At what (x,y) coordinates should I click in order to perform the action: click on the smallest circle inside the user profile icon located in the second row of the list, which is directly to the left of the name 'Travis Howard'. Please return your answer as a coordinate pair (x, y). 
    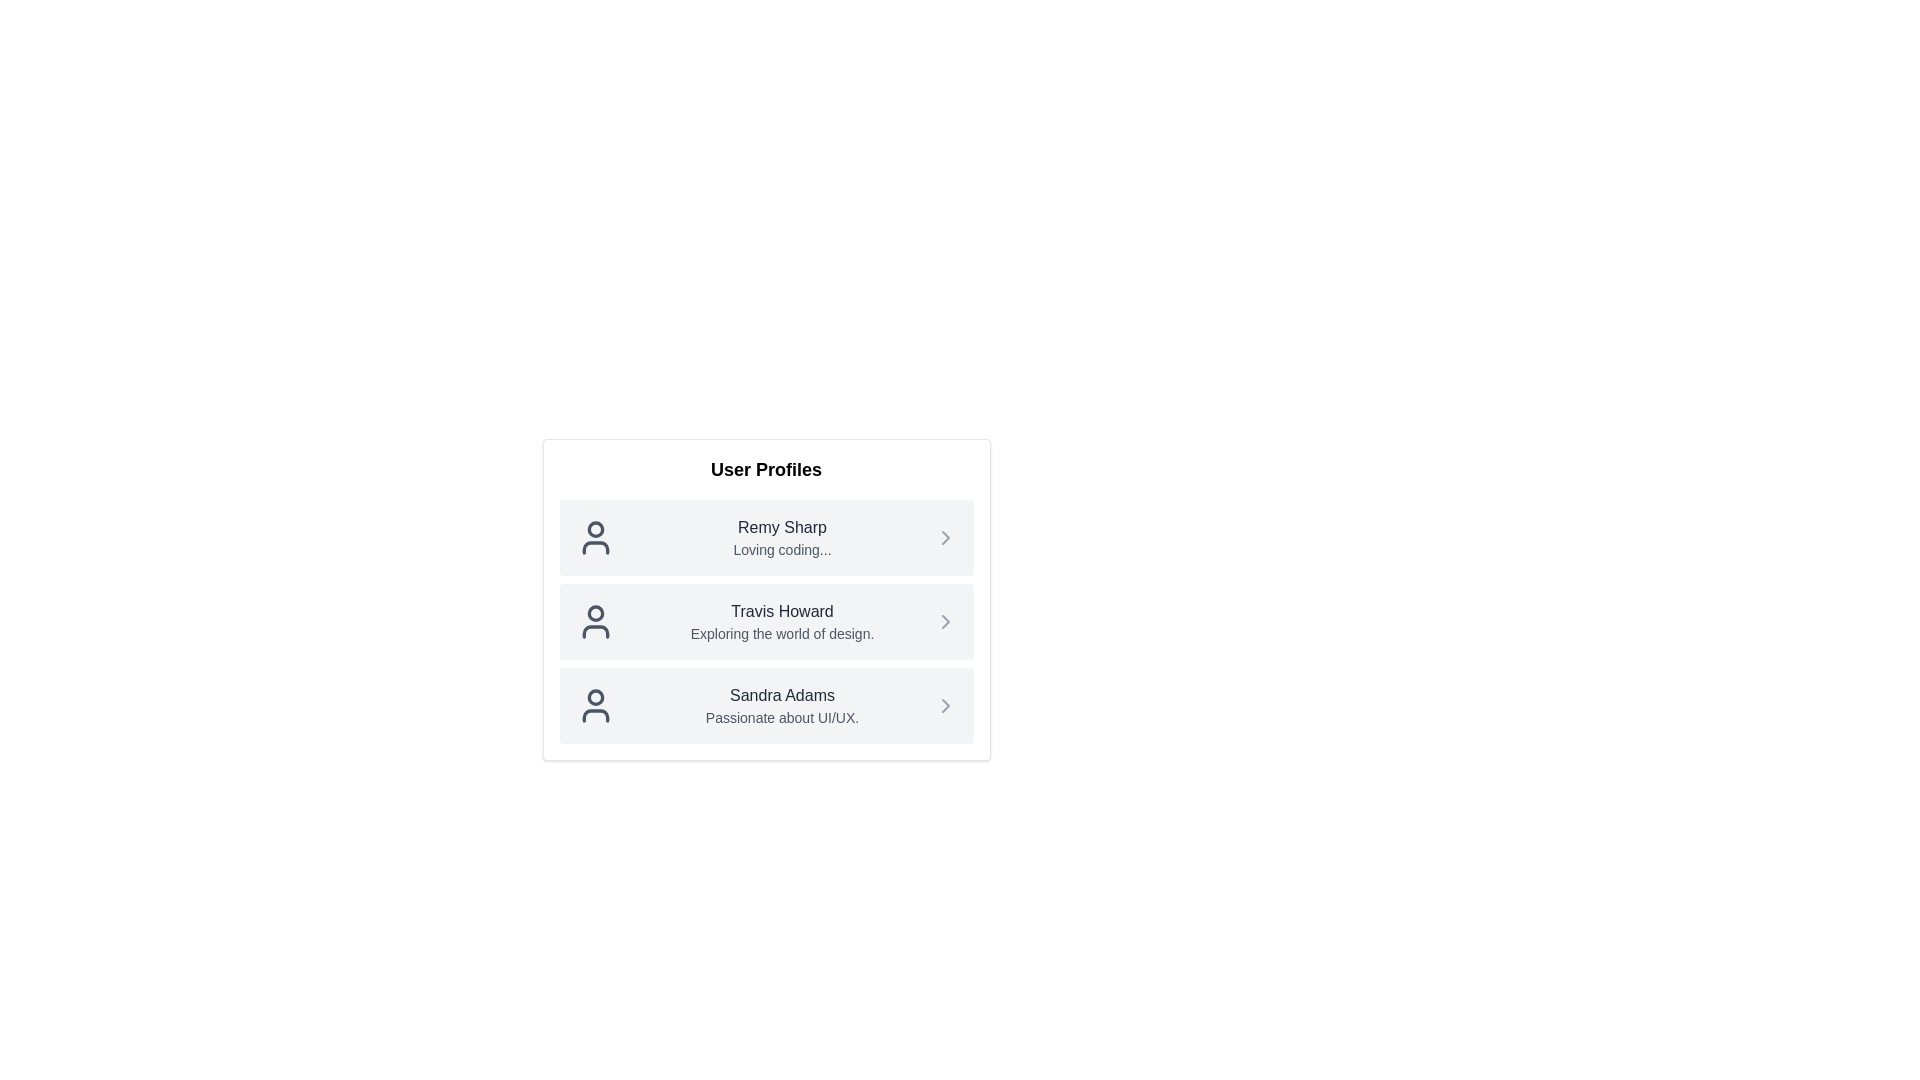
    Looking at the image, I should click on (594, 612).